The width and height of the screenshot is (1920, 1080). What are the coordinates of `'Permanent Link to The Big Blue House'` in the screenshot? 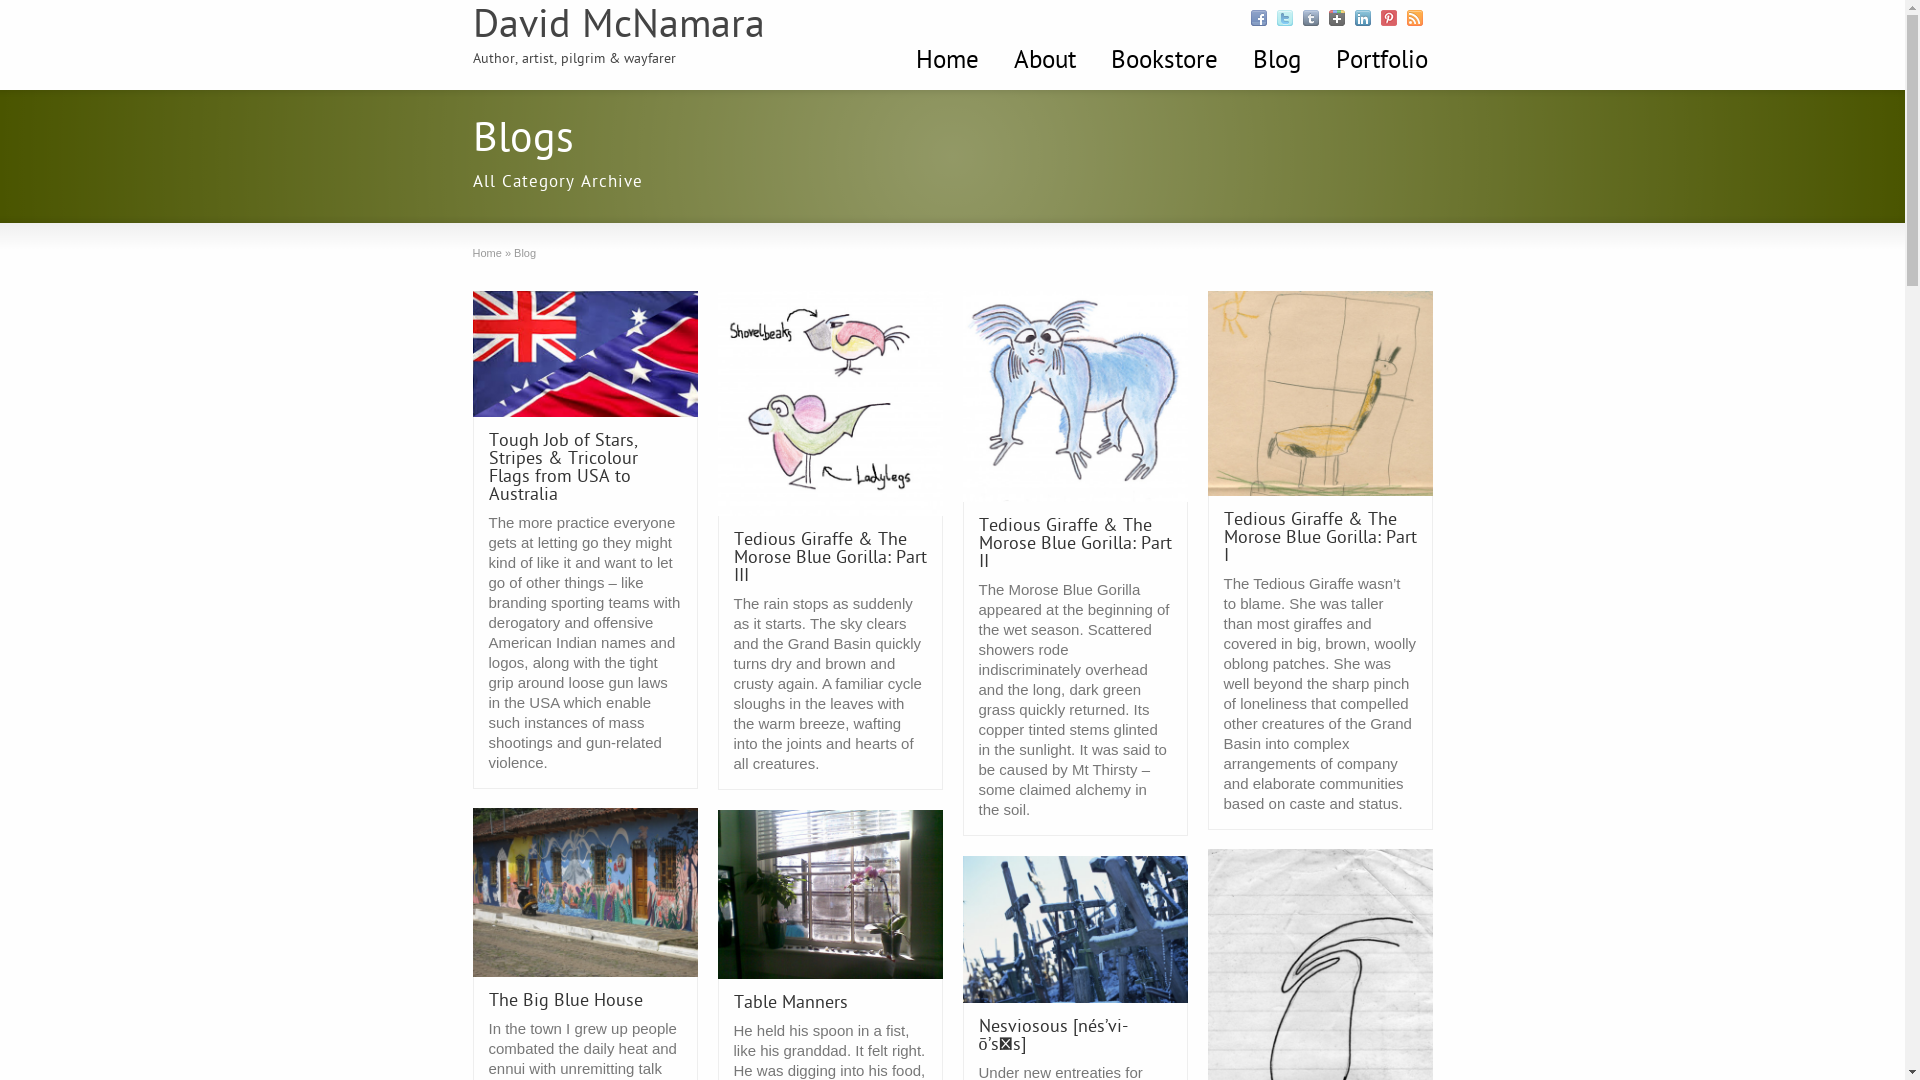 It's located at (583, 891).